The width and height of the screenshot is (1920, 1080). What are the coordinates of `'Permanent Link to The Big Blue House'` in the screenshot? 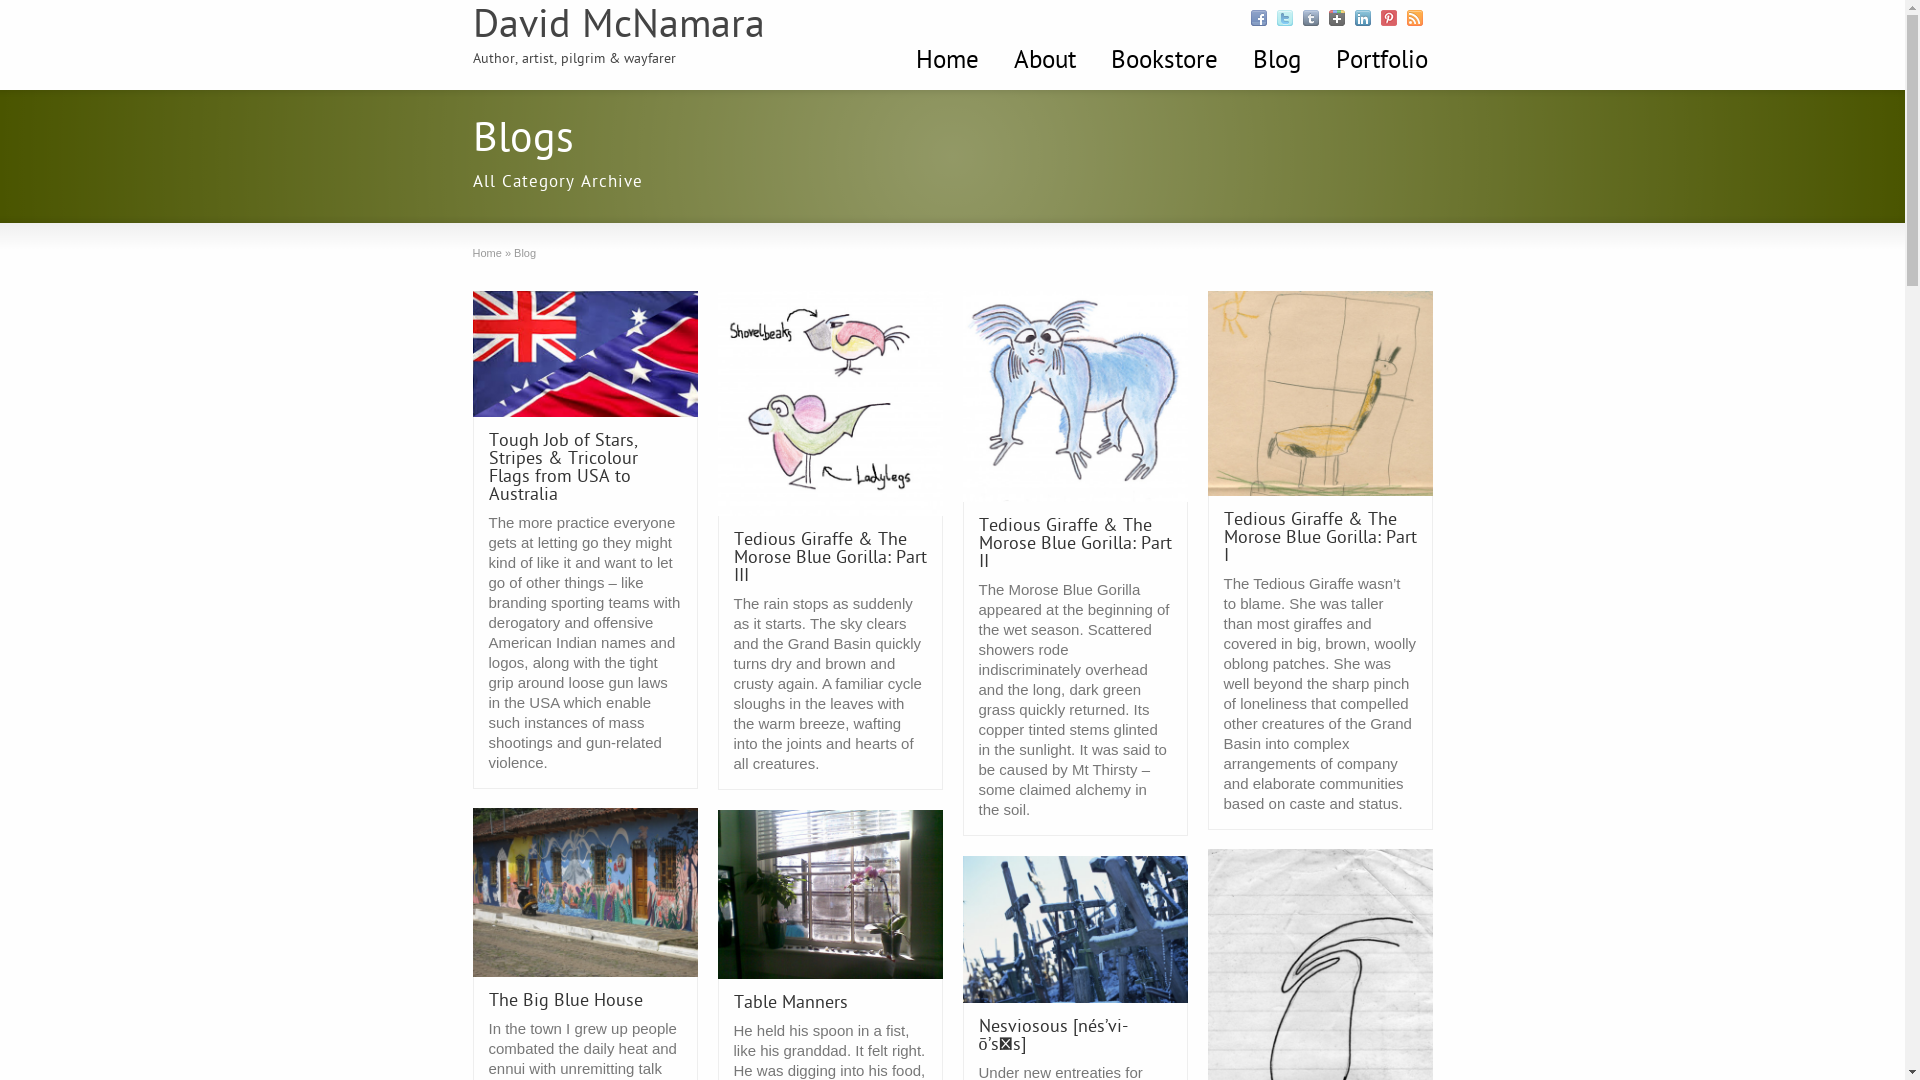 It's located at (583, 891).